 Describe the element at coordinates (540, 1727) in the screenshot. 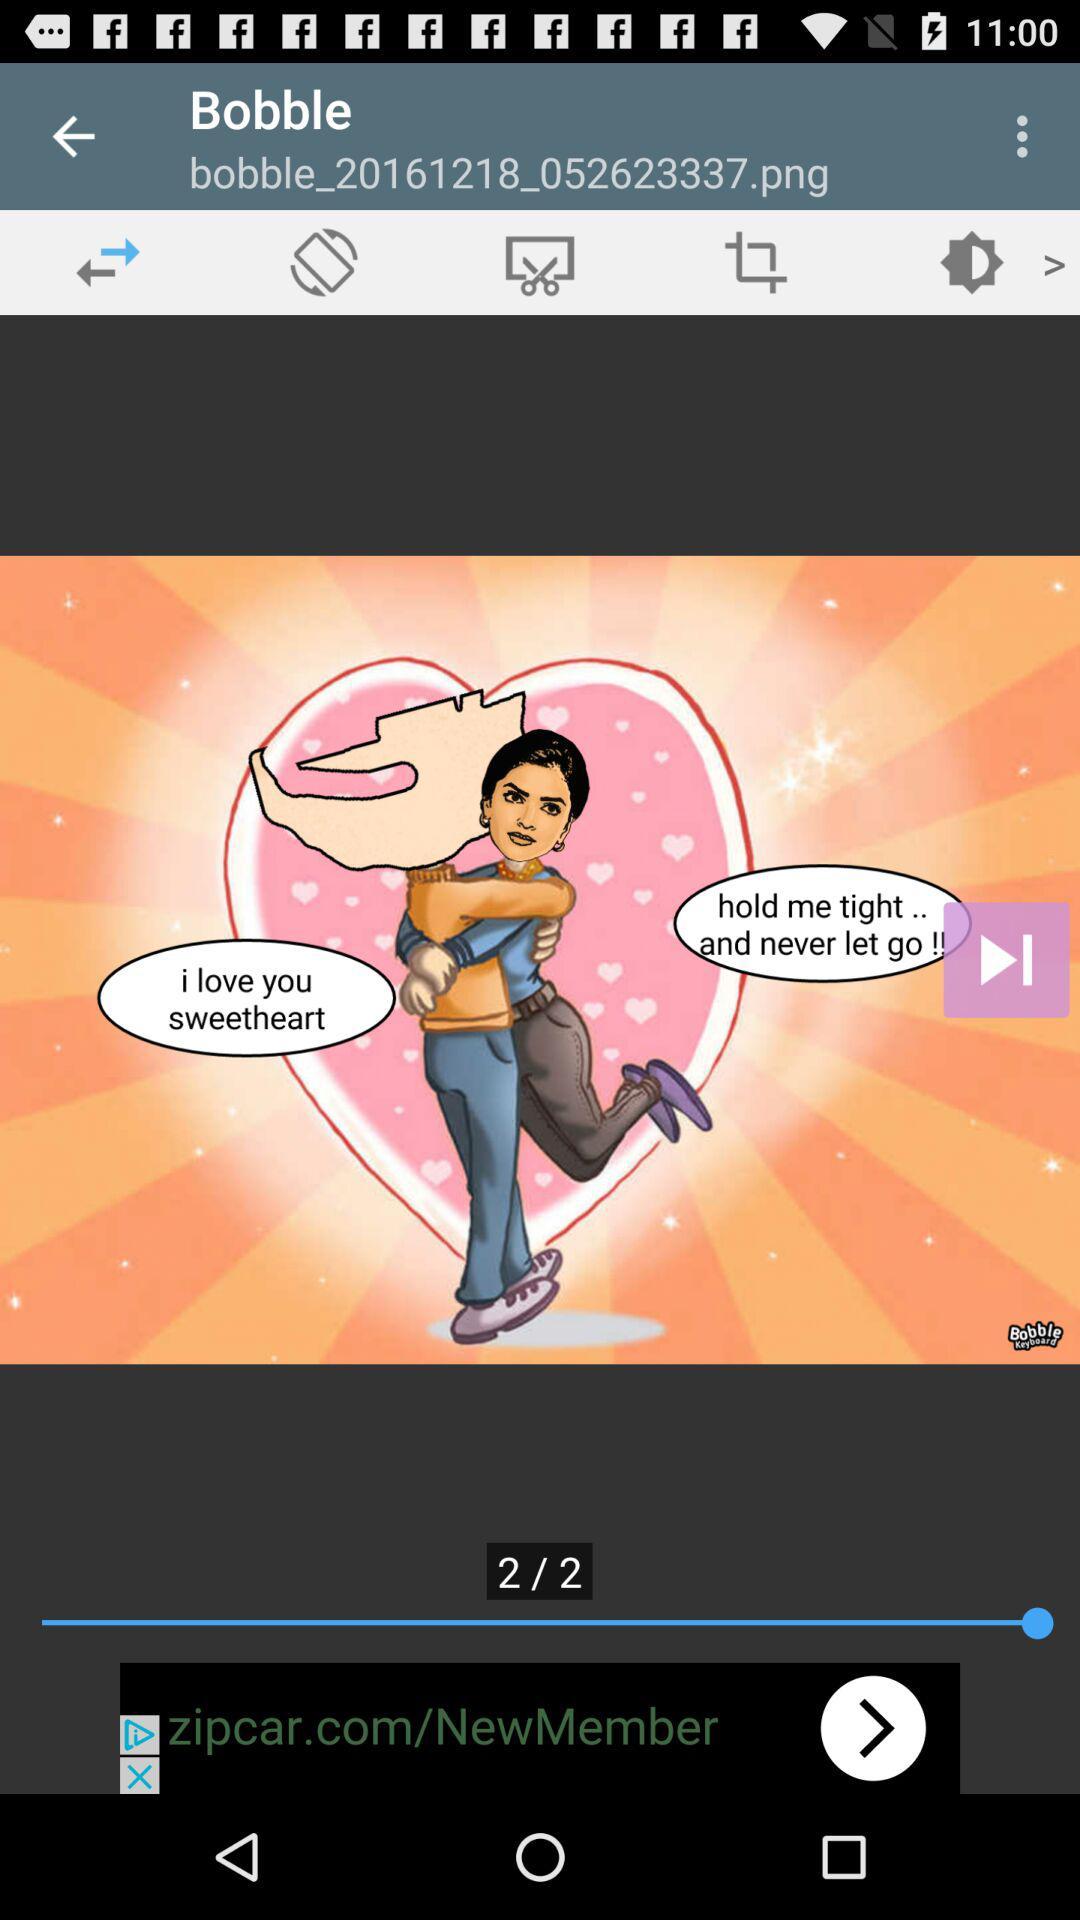

I see `advertisement site for zipcar` at that location.